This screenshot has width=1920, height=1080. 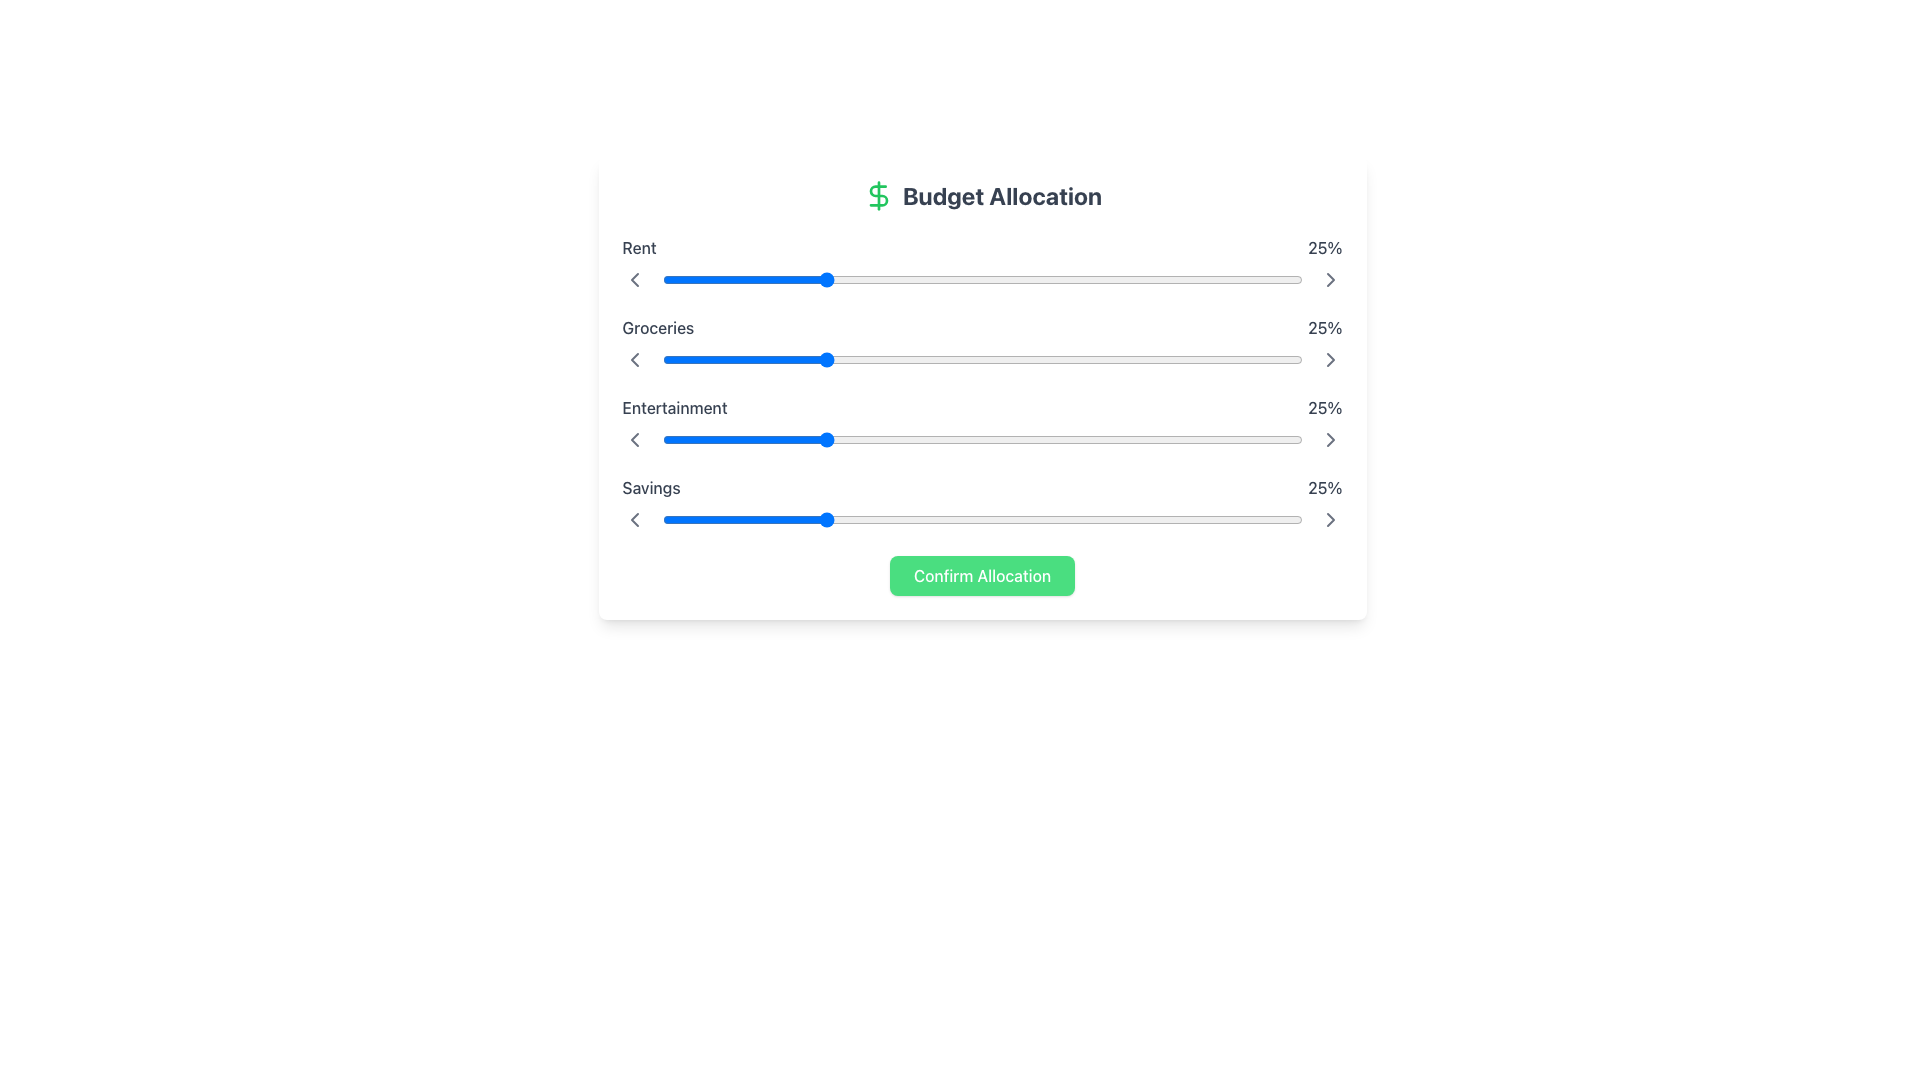 I want to click on the slider value, so click(x=725, y=519).